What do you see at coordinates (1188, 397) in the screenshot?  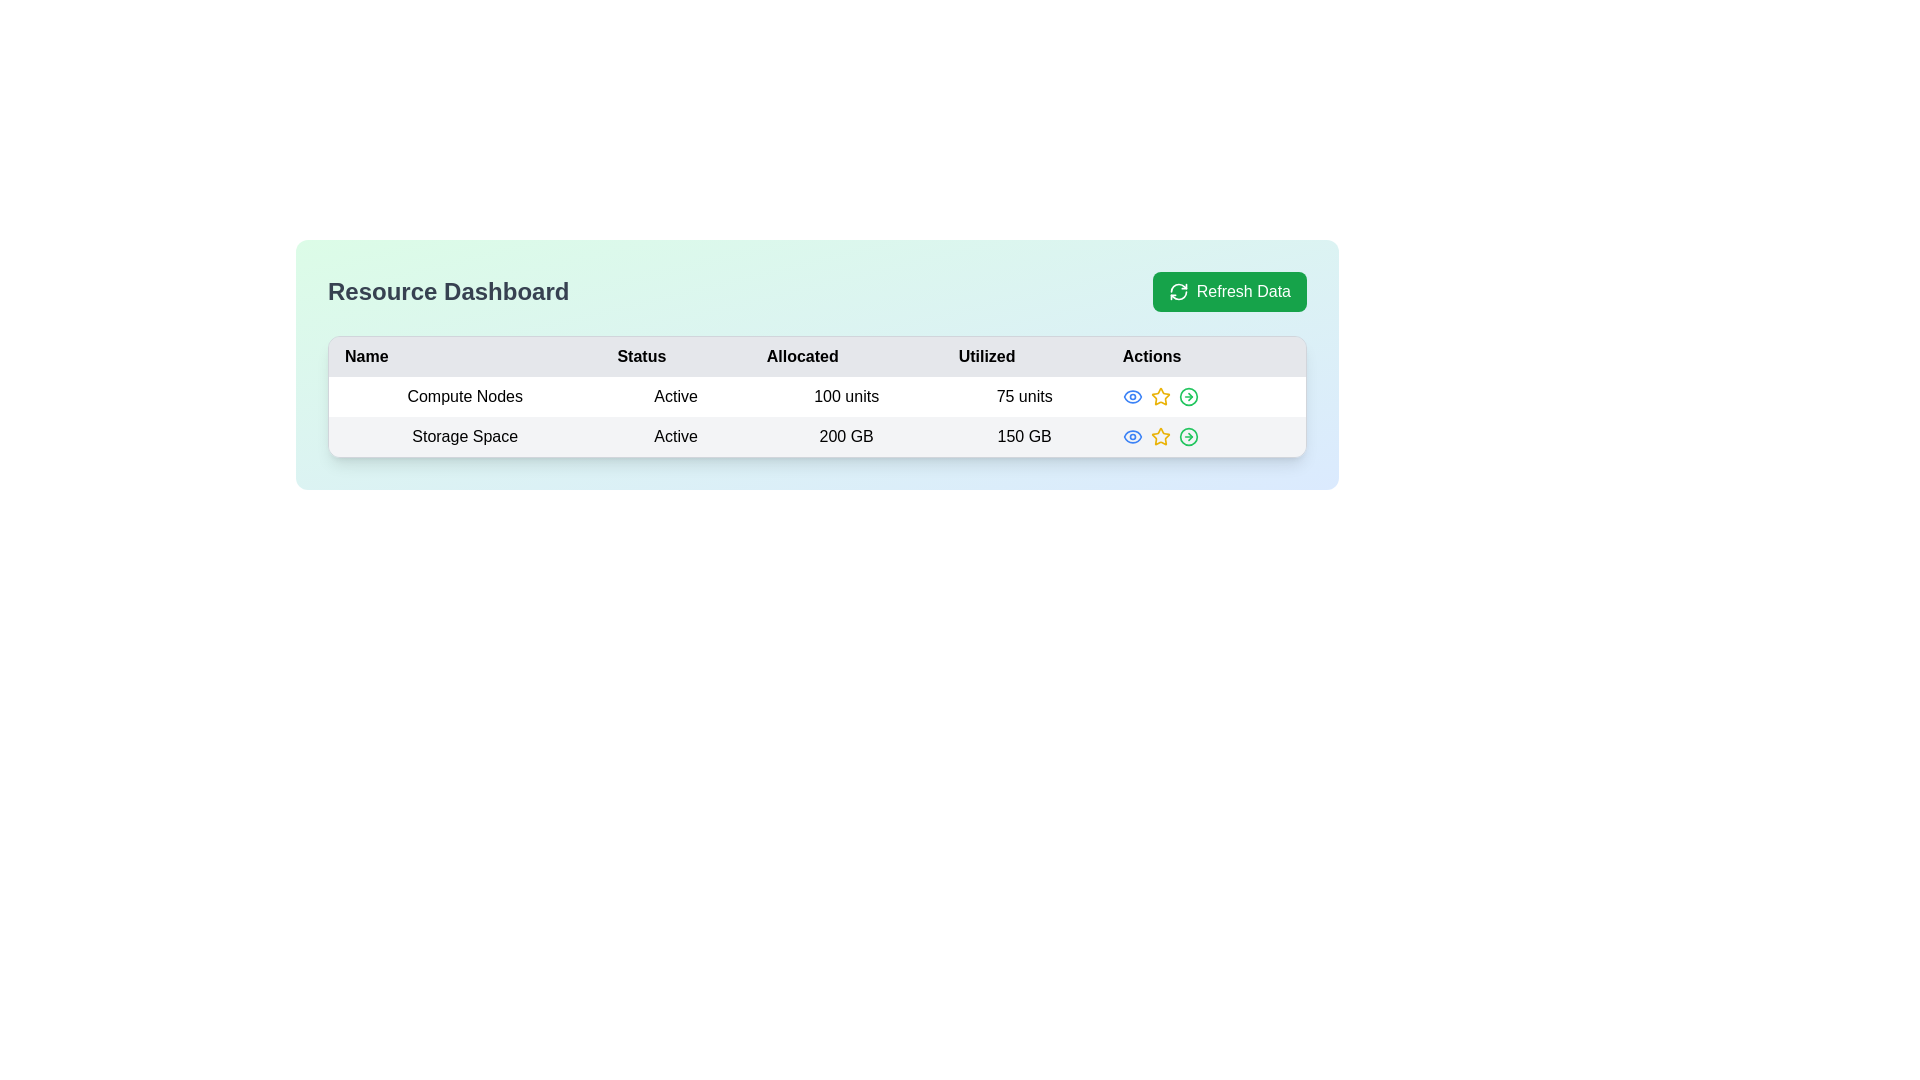 I see `the green circular icon button with a right-pointing arrow, located in the first row of the 'Actions' column, third from the left` at bounding box center [1188, 397].